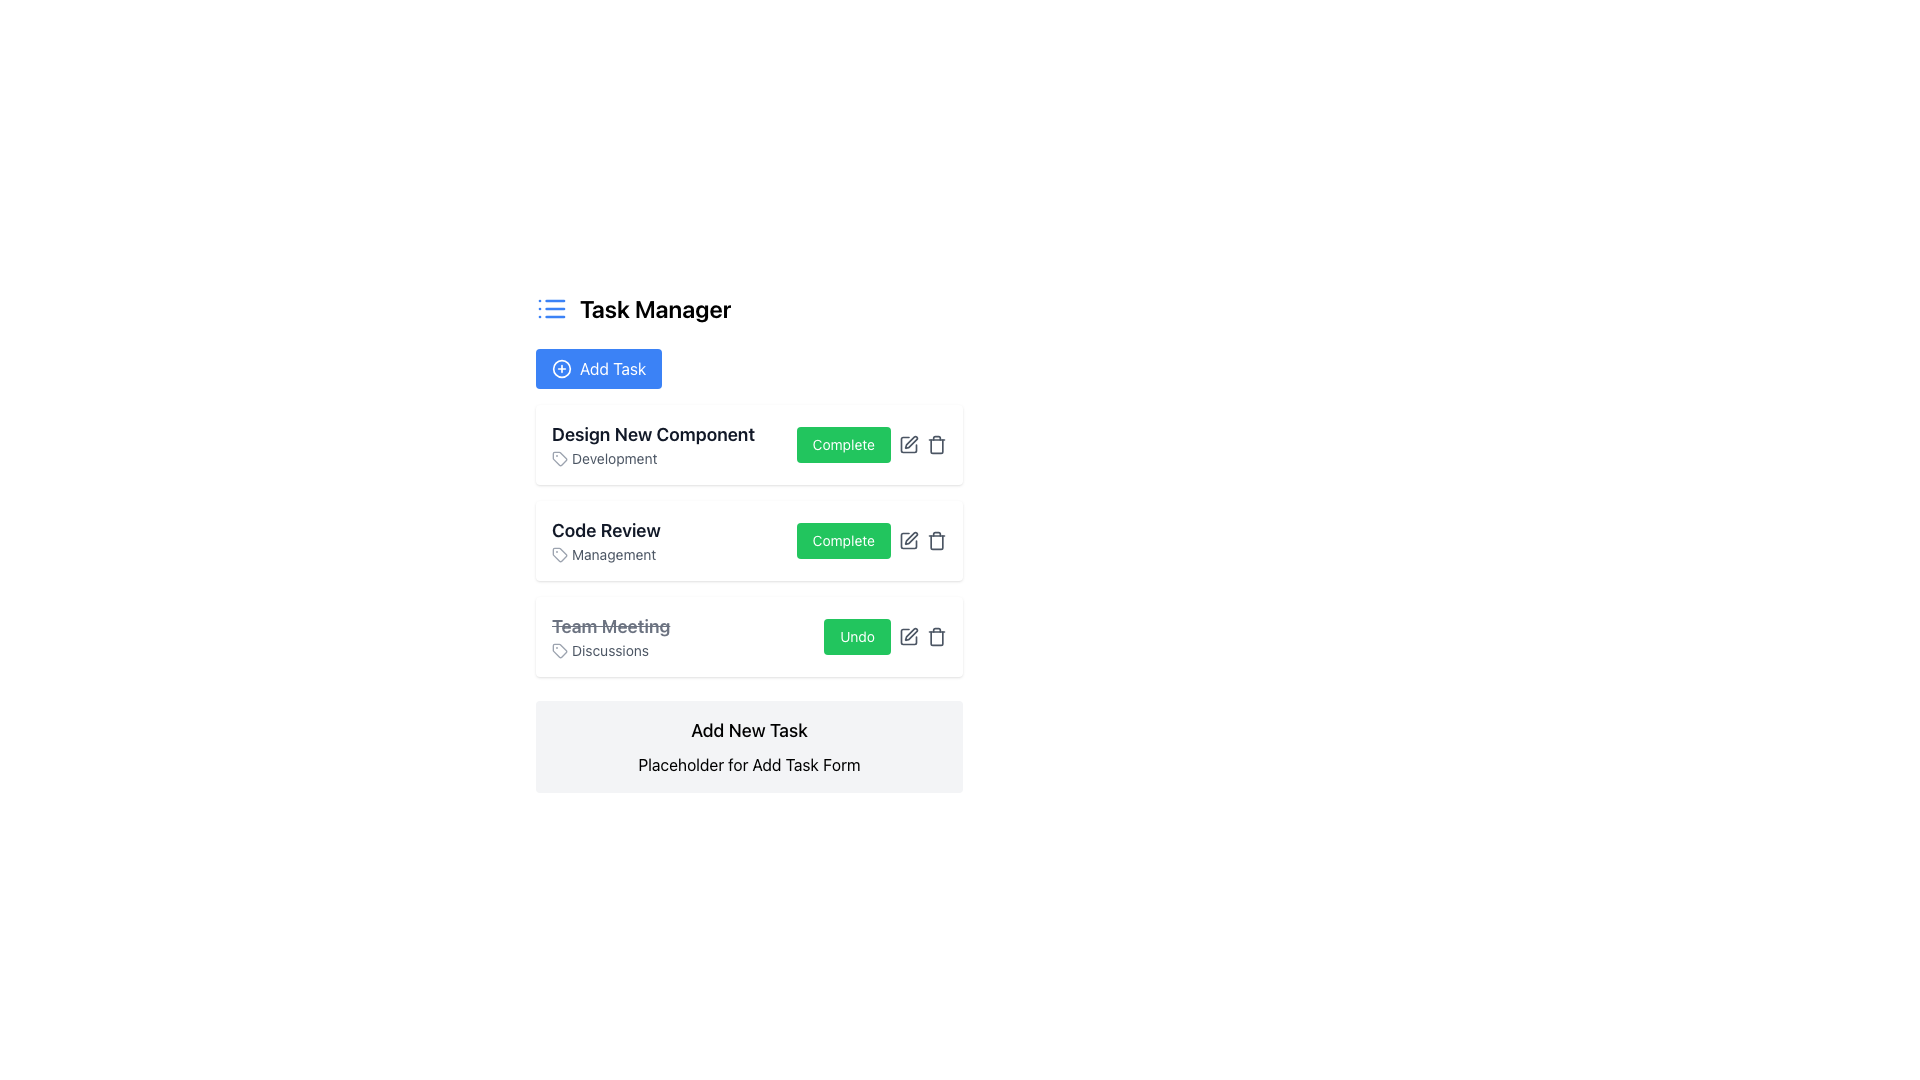 This screenshot has height=1080, width=1920. What do you see at coordinates (935, 540) in the screenshot?
I see `the trash can icon button located to the far right of the 'Code Review' task in the task list under the 'Task Manager' header` at bounding box center [935, 540].